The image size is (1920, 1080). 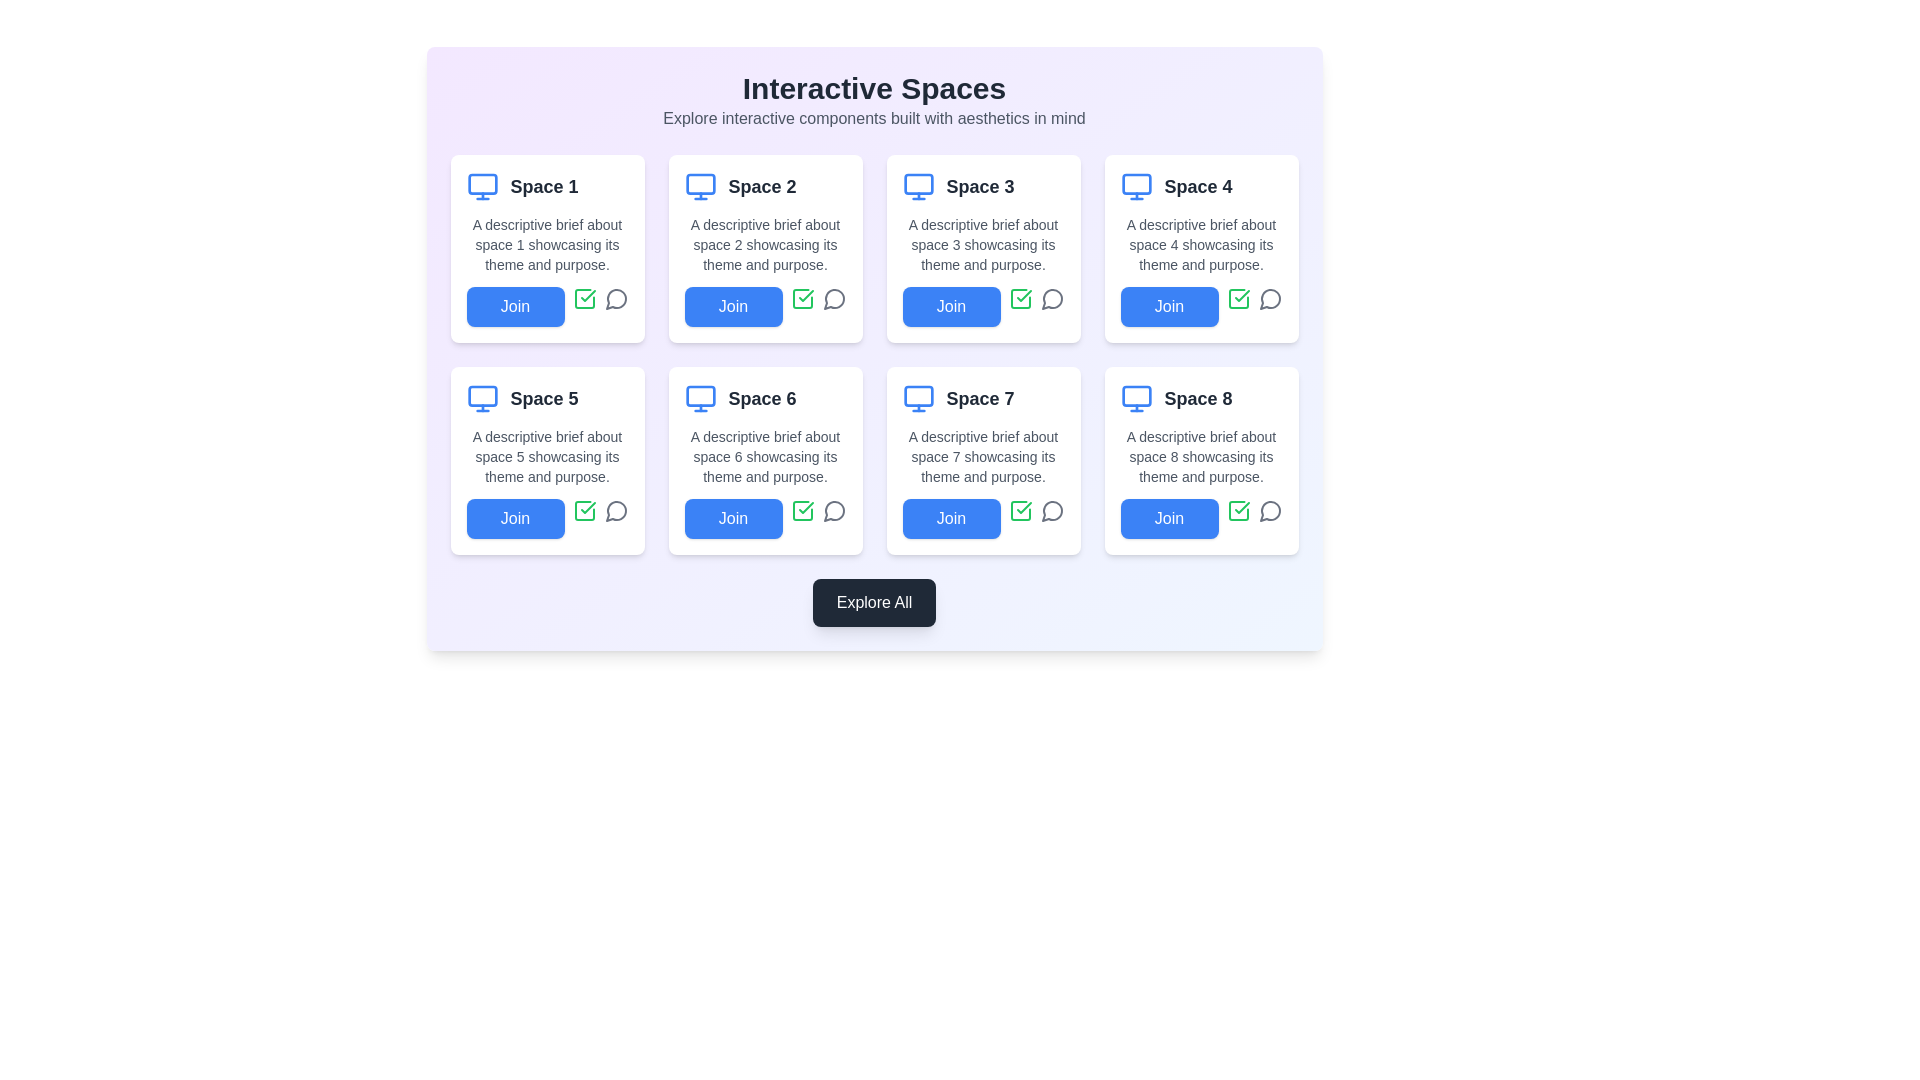 What do you see at coordinates (834, 510) in the screenshot?
I see `the speech bubble outline icon located in the bottom-right corner of the card labeled 'Space 6'` at bounding box center [834, 510].